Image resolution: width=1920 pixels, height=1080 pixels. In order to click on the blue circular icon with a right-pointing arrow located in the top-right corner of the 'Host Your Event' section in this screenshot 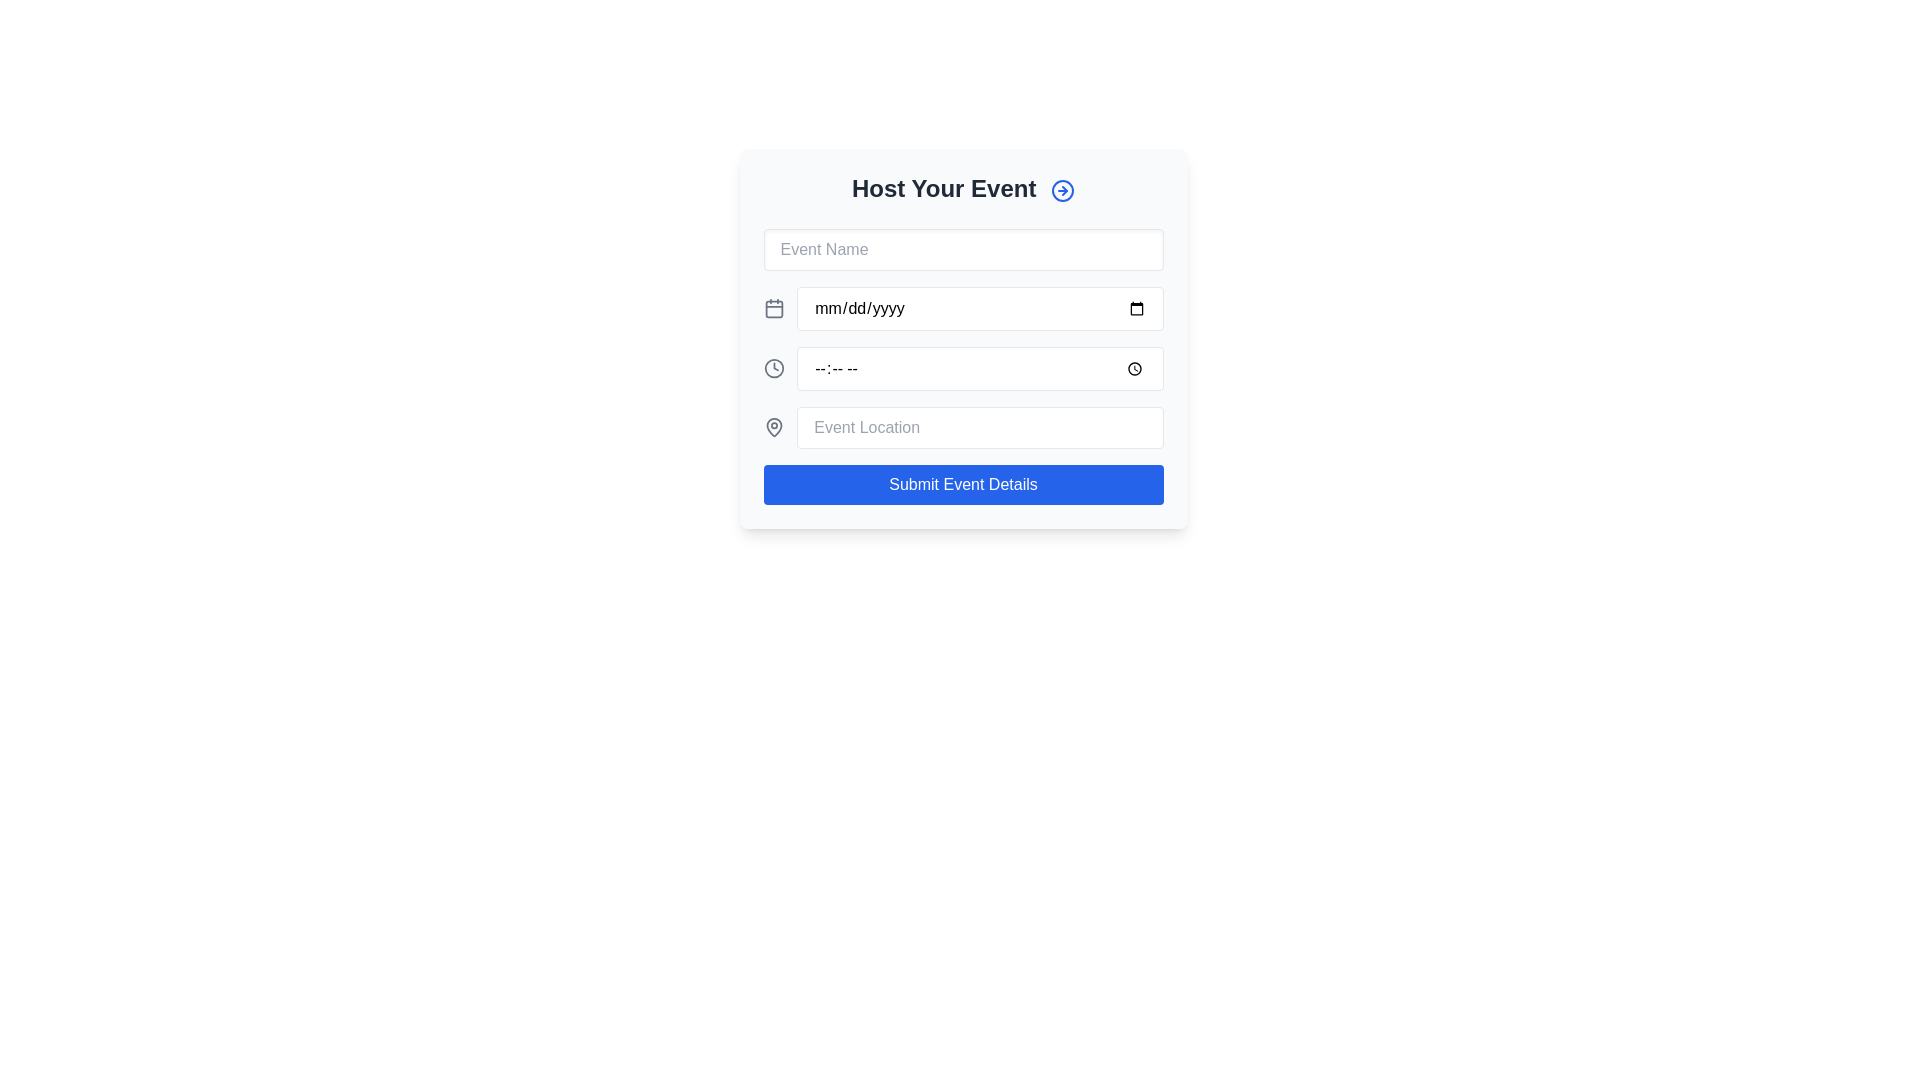, I will do `click(1062, 190)`.